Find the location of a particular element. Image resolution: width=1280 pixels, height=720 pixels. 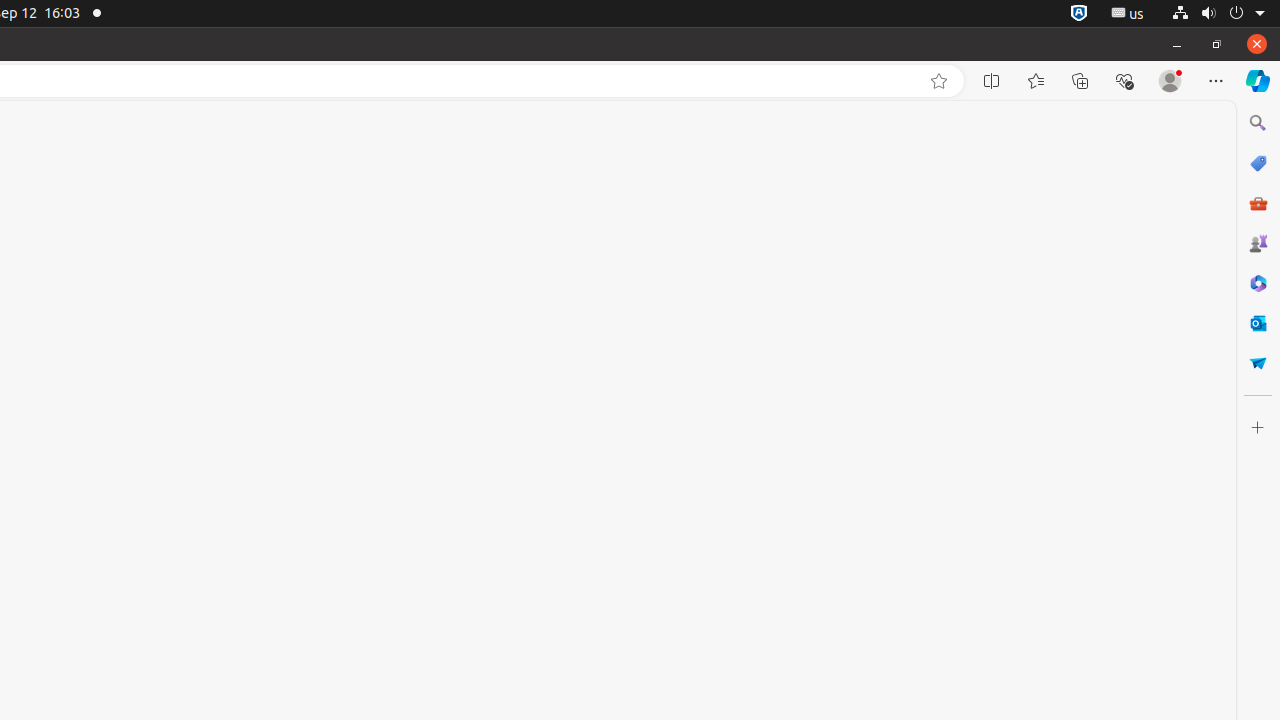

'Microsoft Shopping' is located at coordinates (1256, 162).